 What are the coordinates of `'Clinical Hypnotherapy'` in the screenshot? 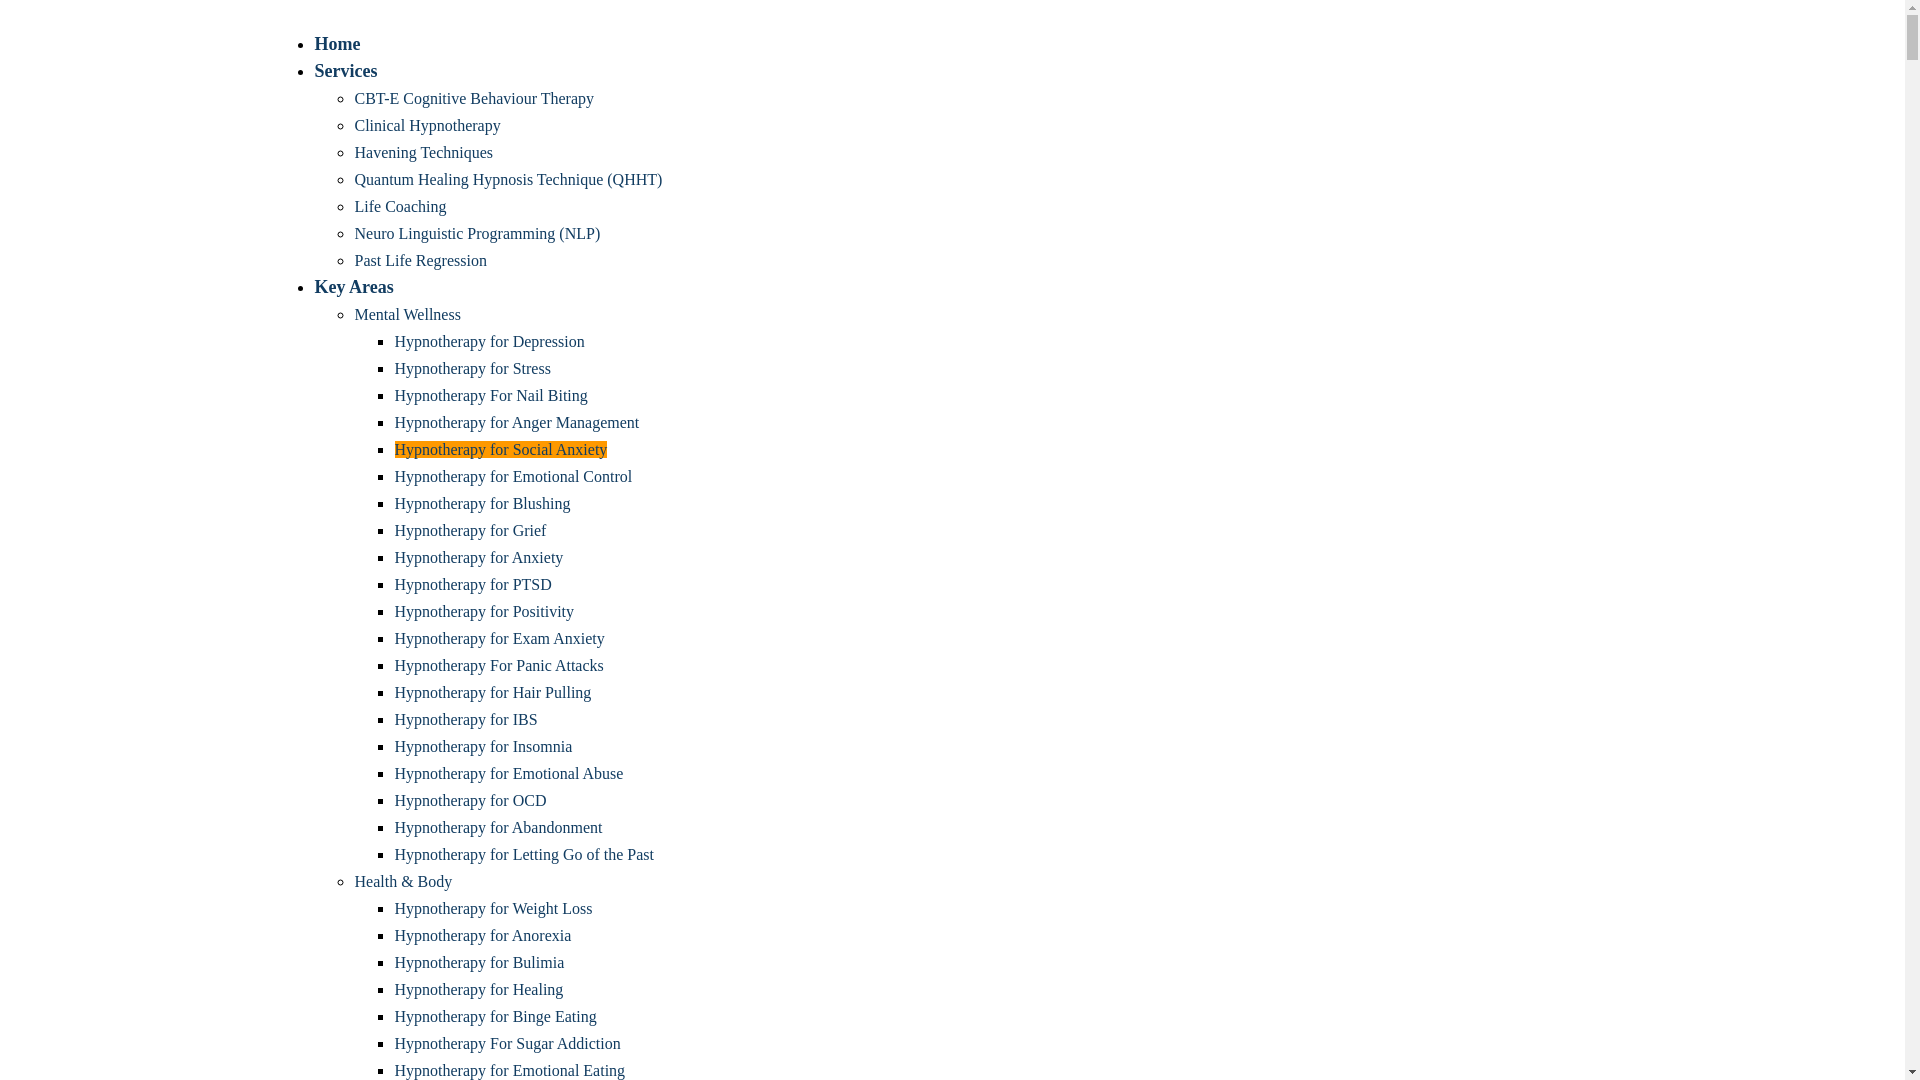 It's located at (426, 125).